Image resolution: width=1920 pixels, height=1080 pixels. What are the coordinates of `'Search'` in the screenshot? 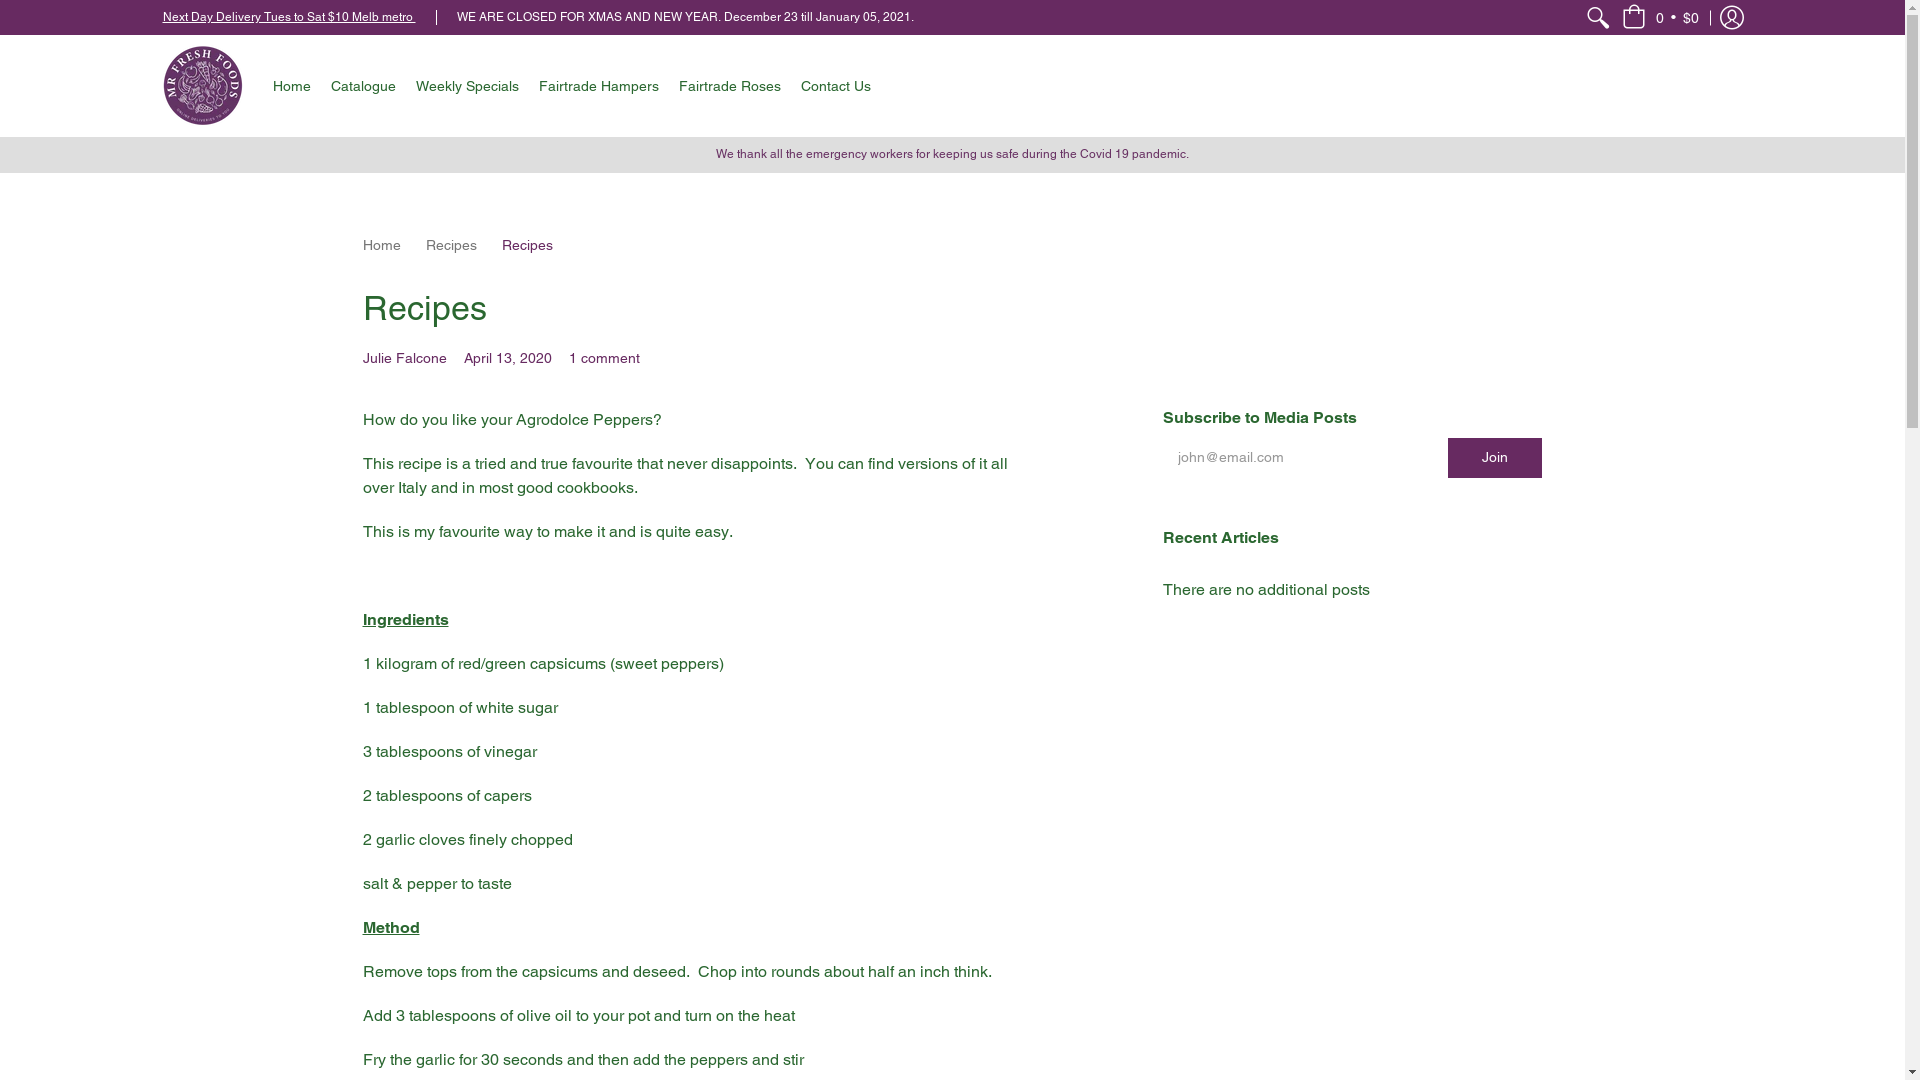 It's located at (1597, 17).